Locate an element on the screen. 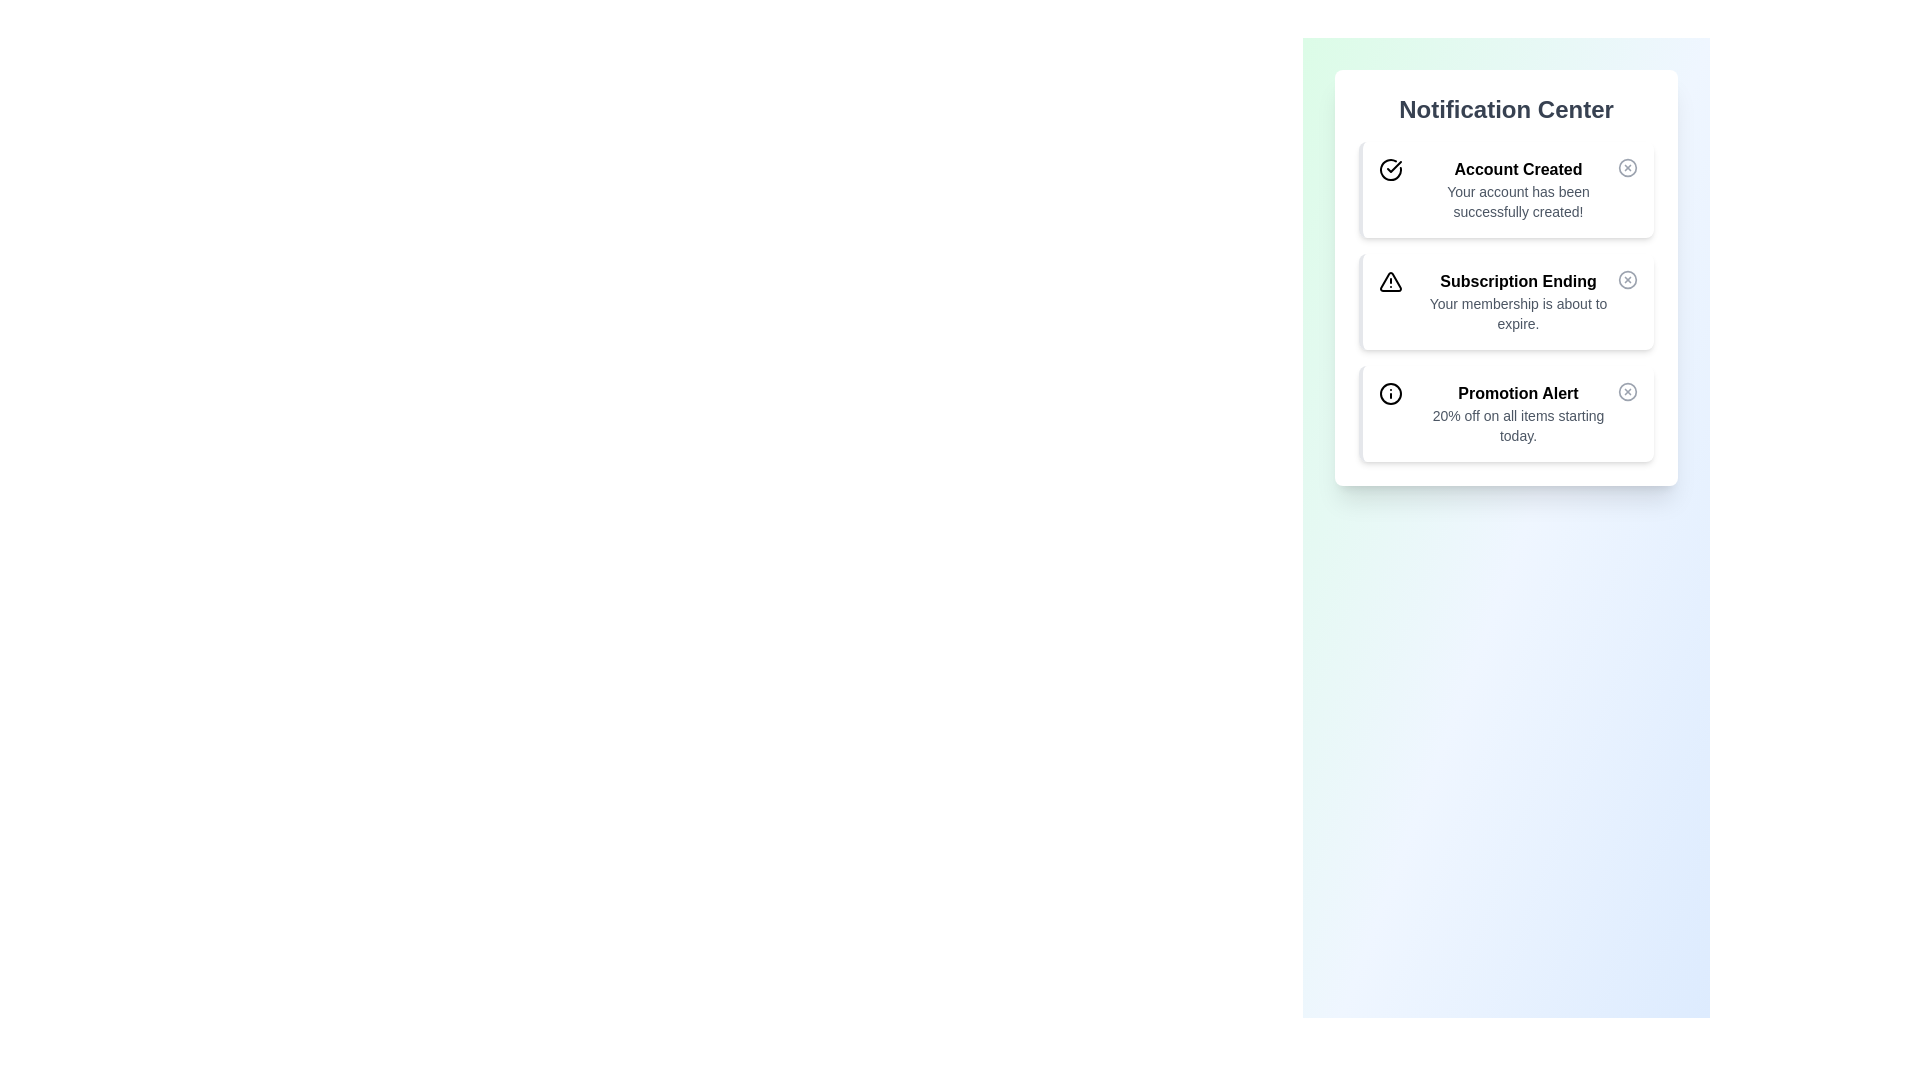  the close button icon for the 'Promotion Alert' notification located at the top-right corner of the last notification card in the 'Notification Center' to darken its color is located at coordinates (1627, 392).